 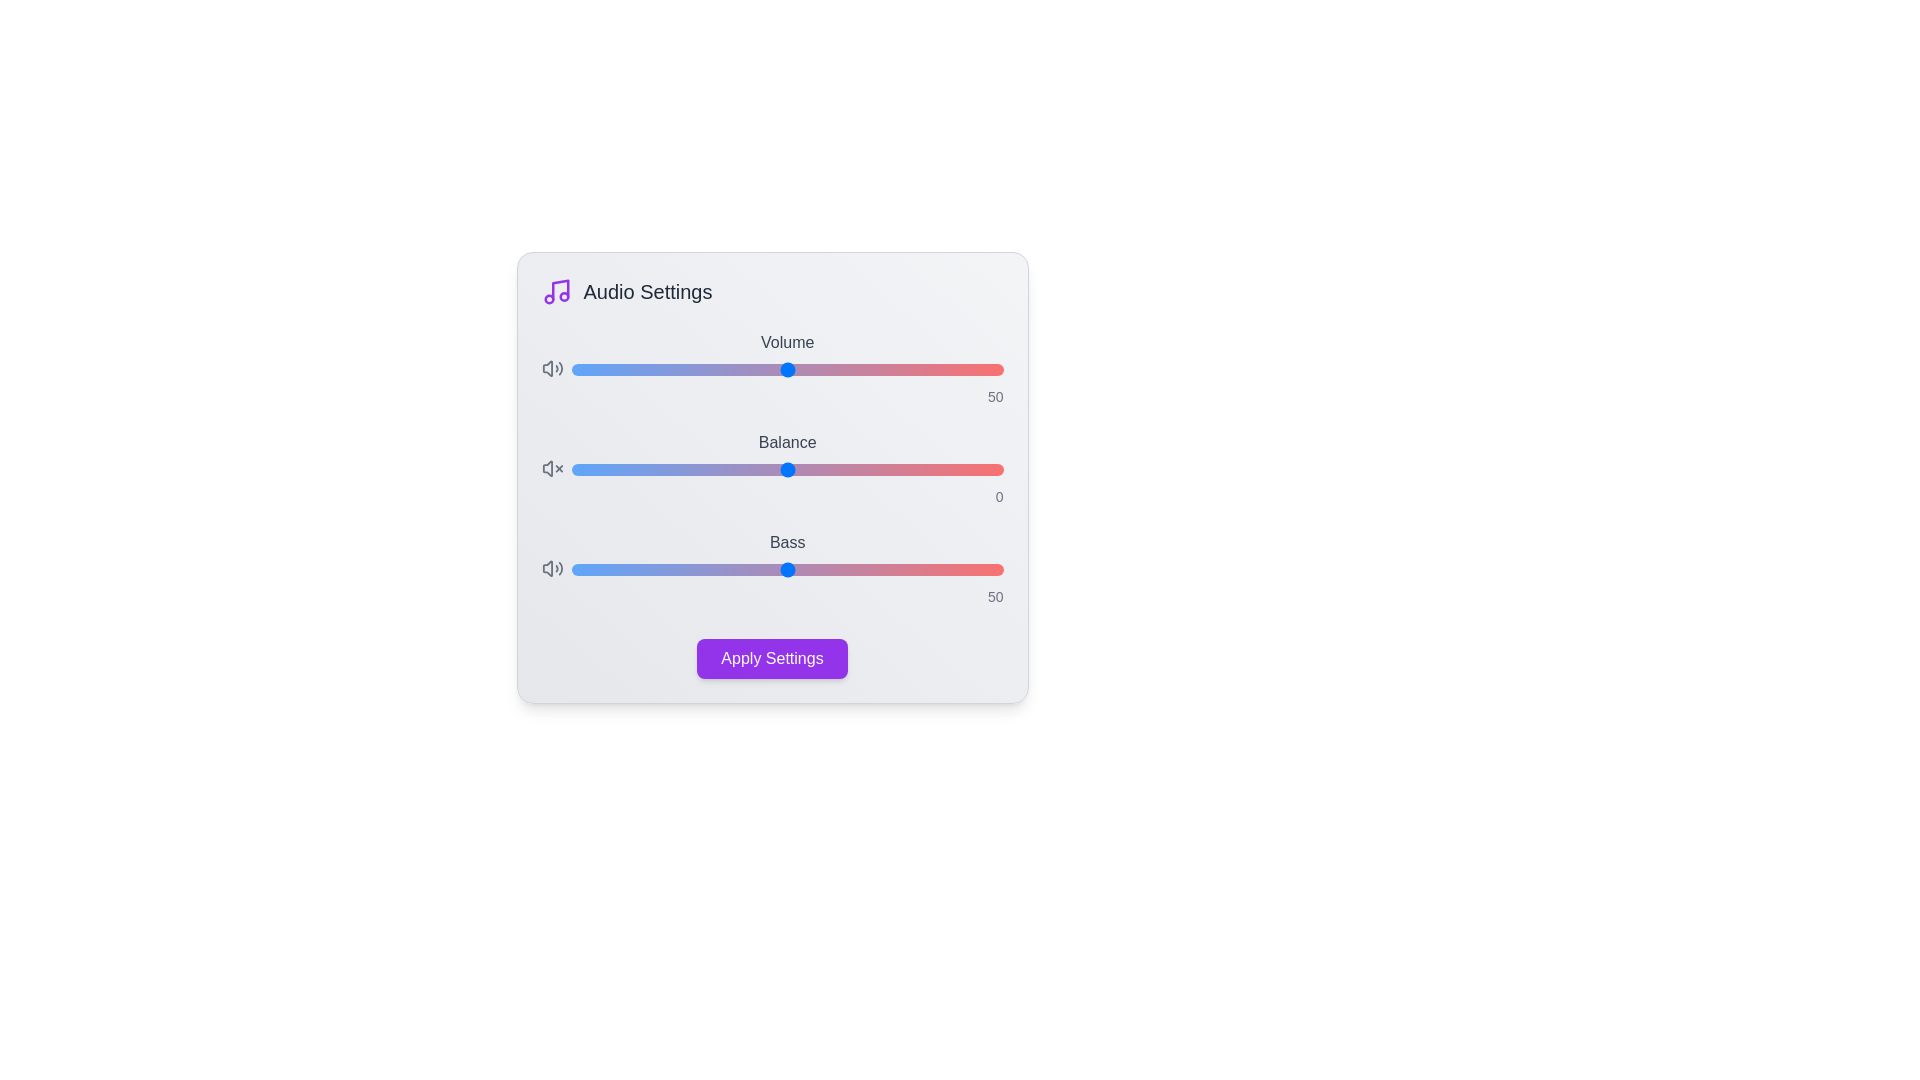 I want to click on the 'Bass' slider to 35, so click(x=721, y=570).